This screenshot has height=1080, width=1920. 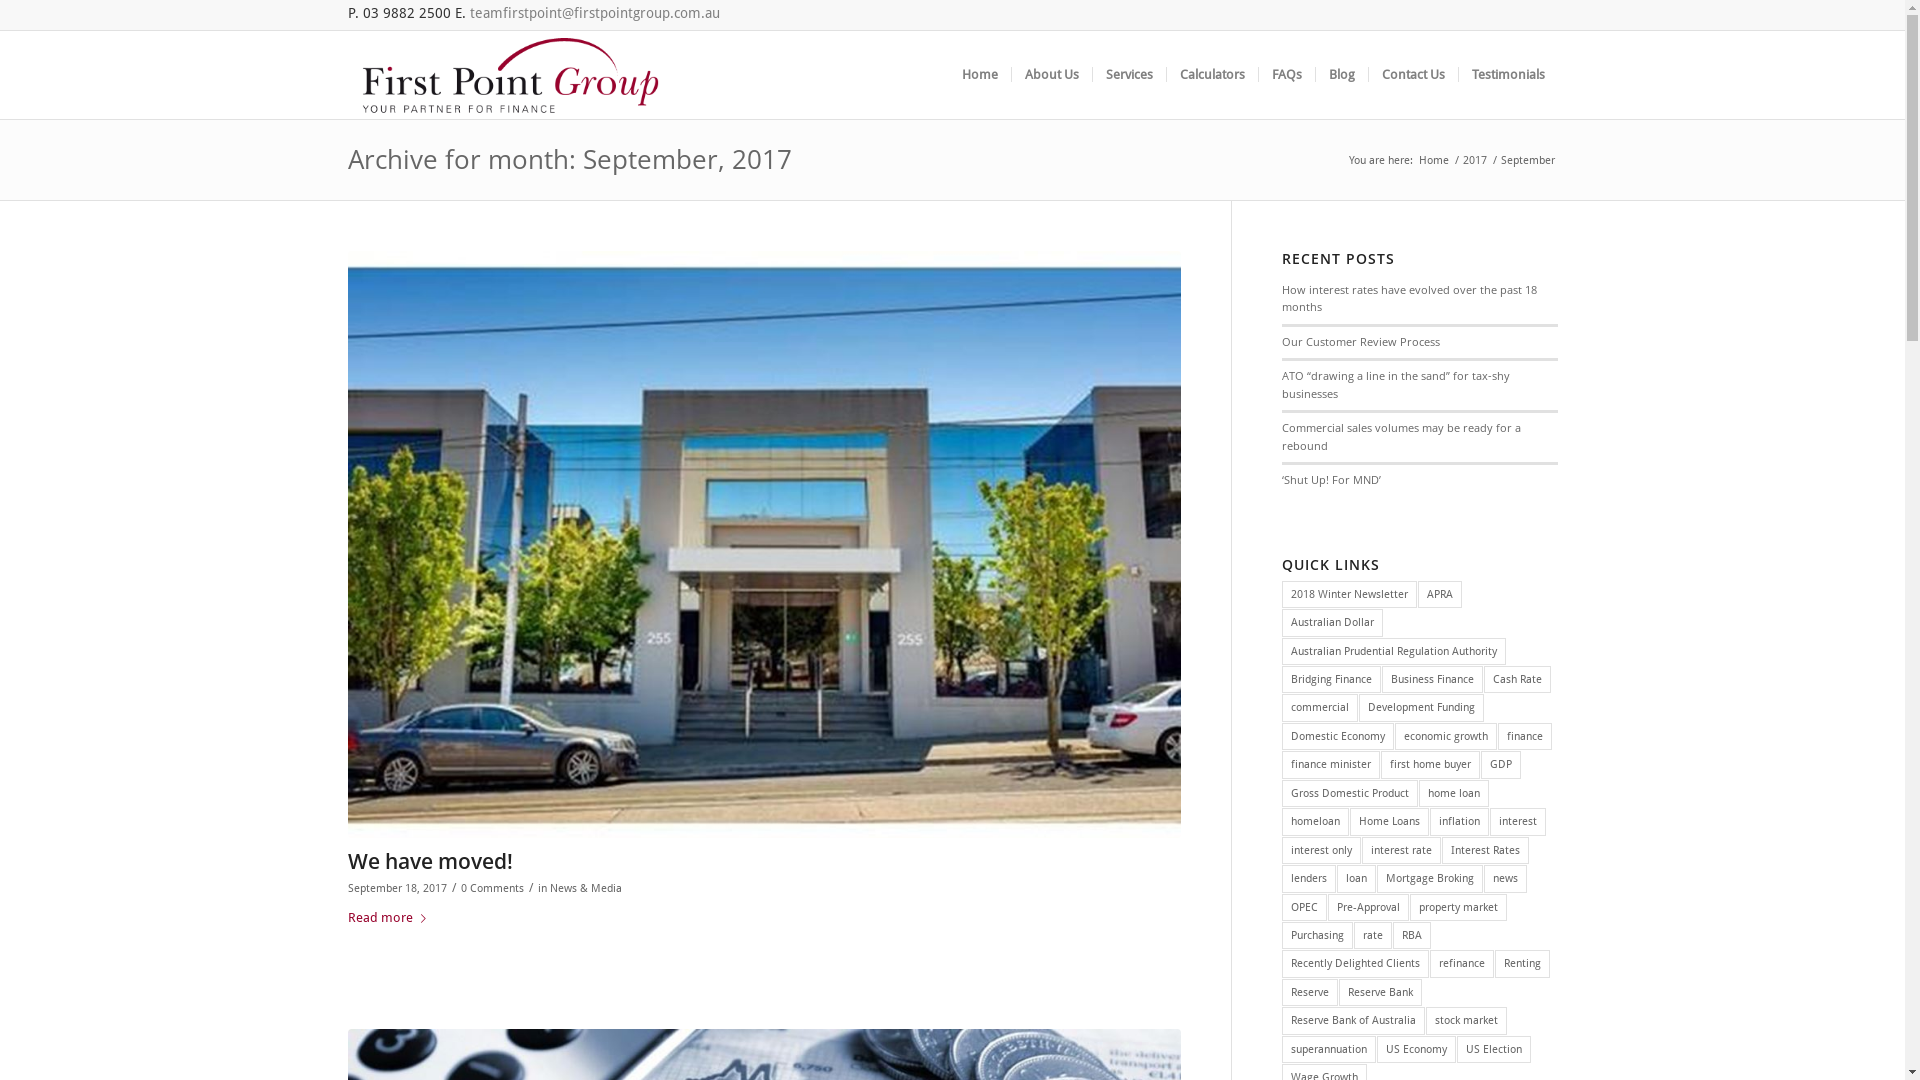 What do you see at coordinates (1353, 1020) in the screenshot?
I see `'Reserve Bank of Australia'` at bounding box center [1353, 1020].